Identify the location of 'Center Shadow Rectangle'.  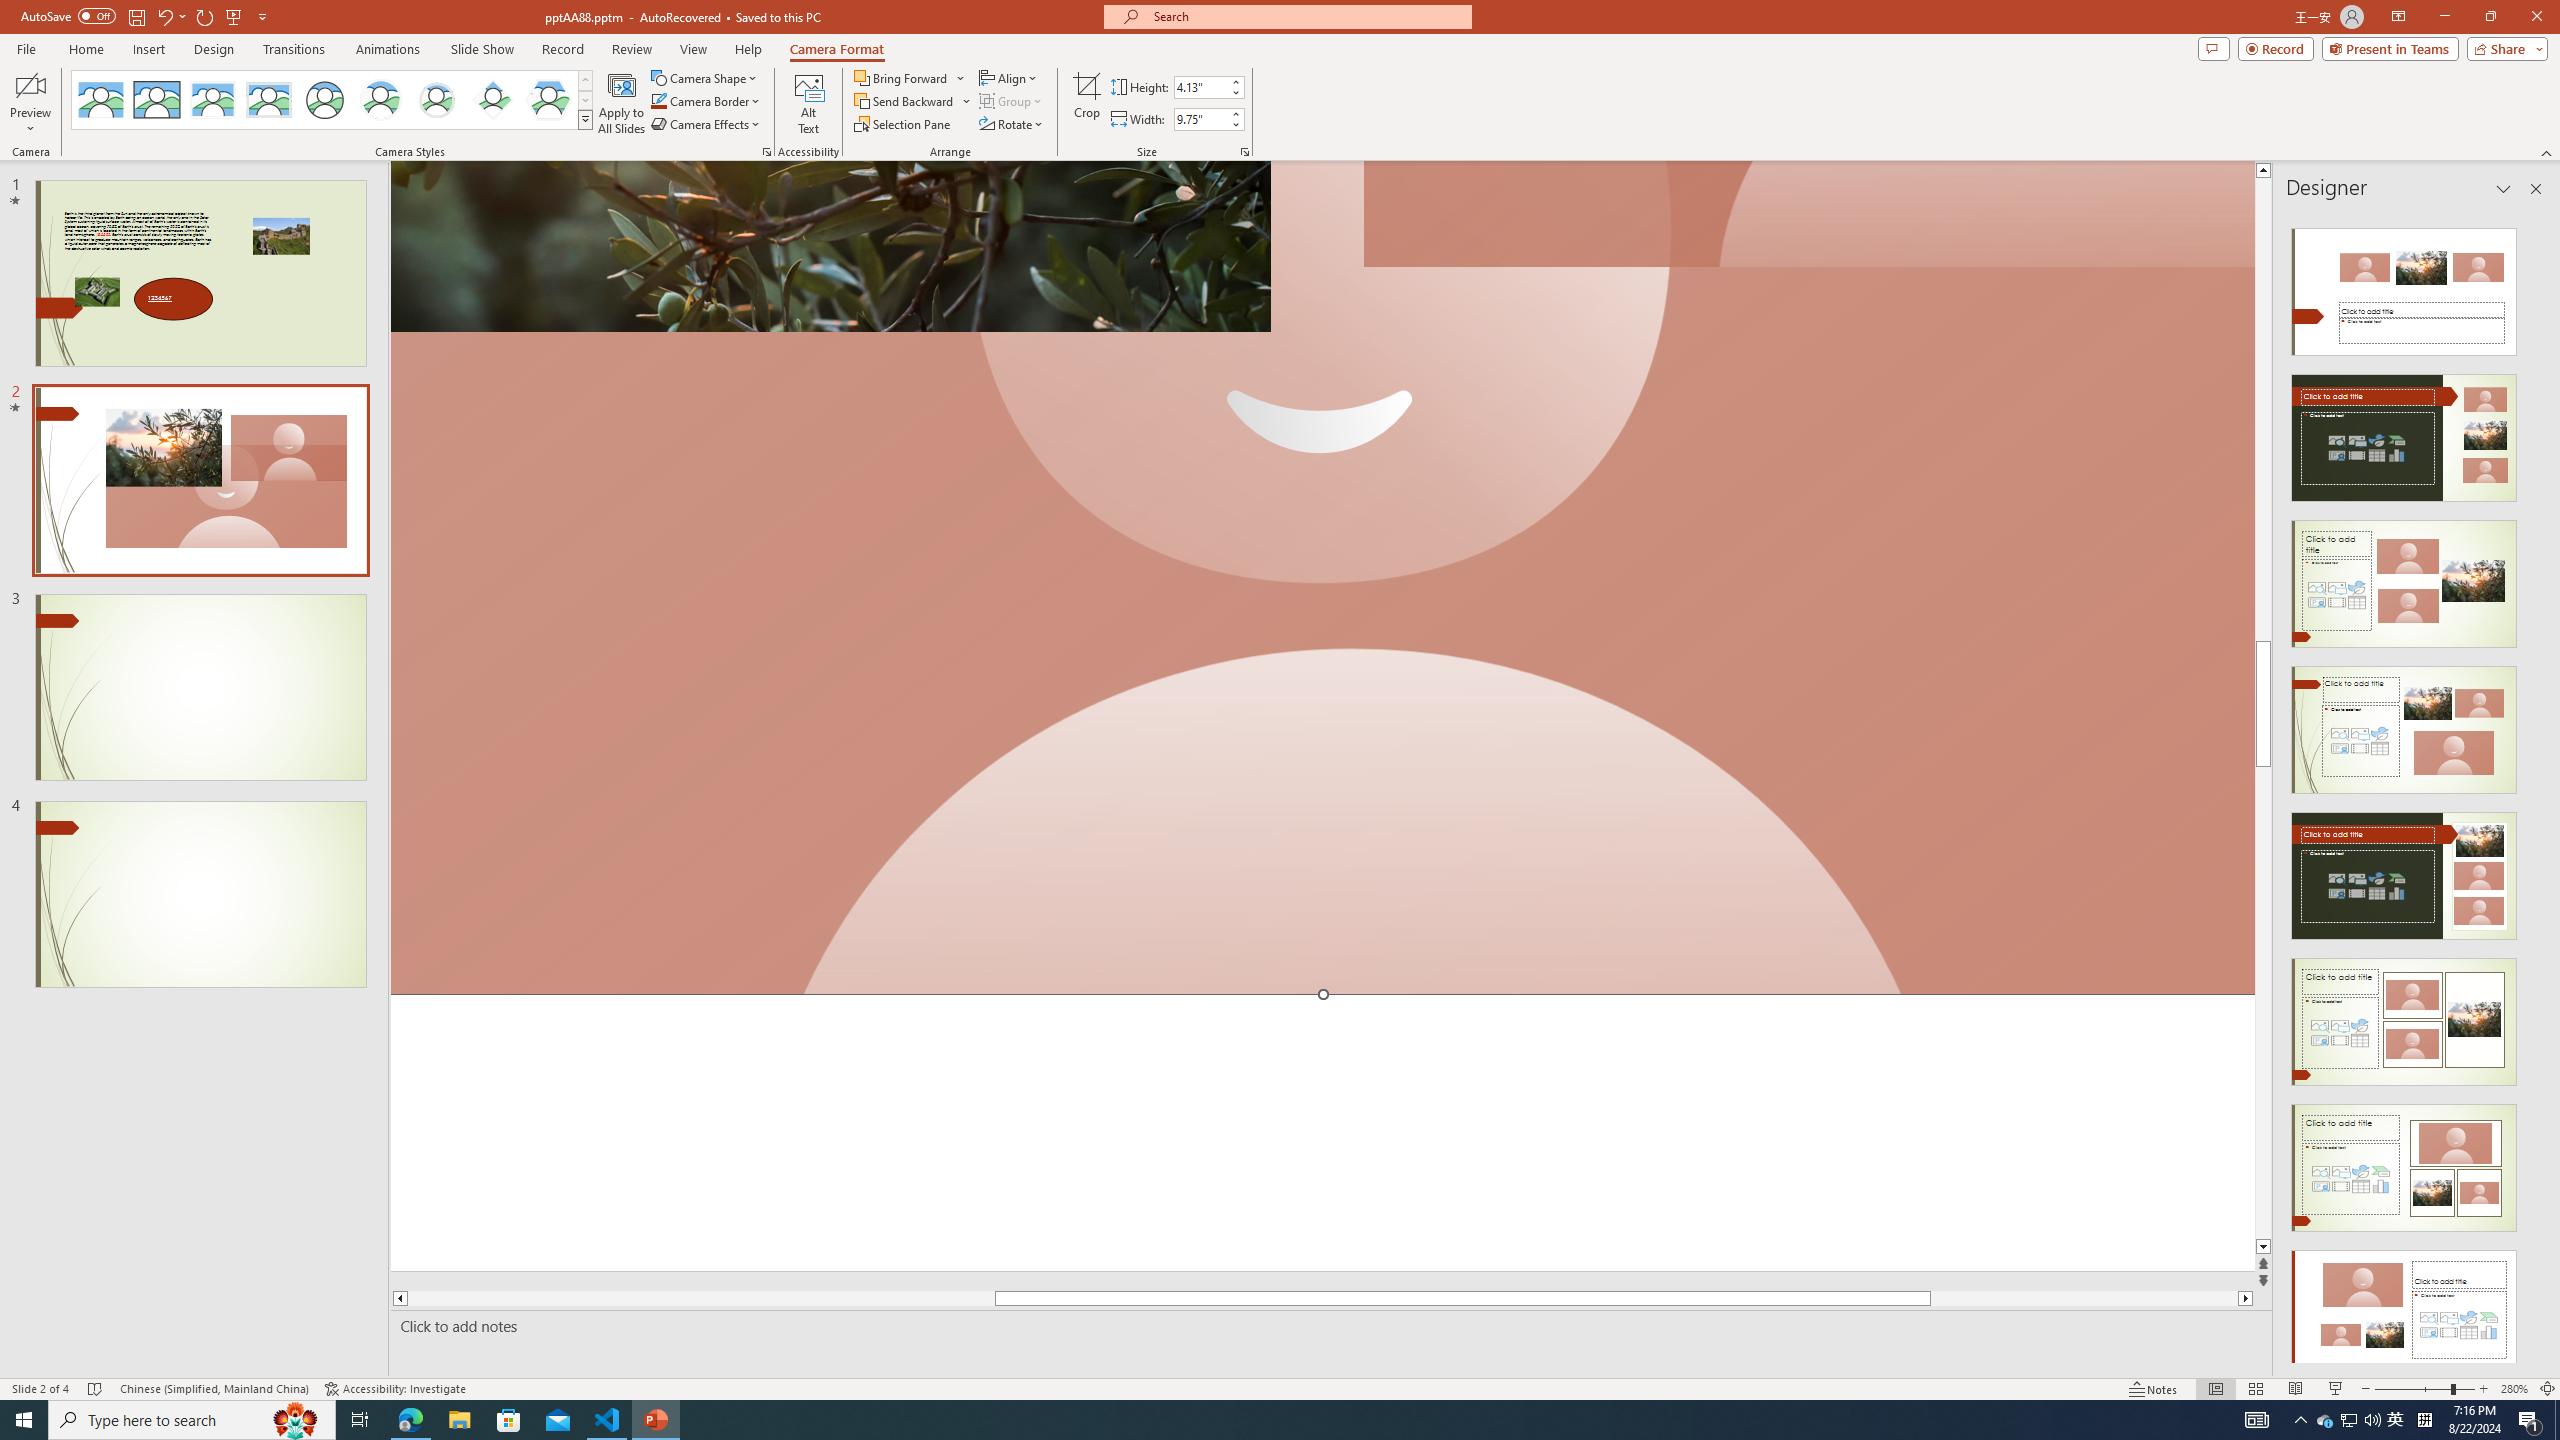
(211, 99).